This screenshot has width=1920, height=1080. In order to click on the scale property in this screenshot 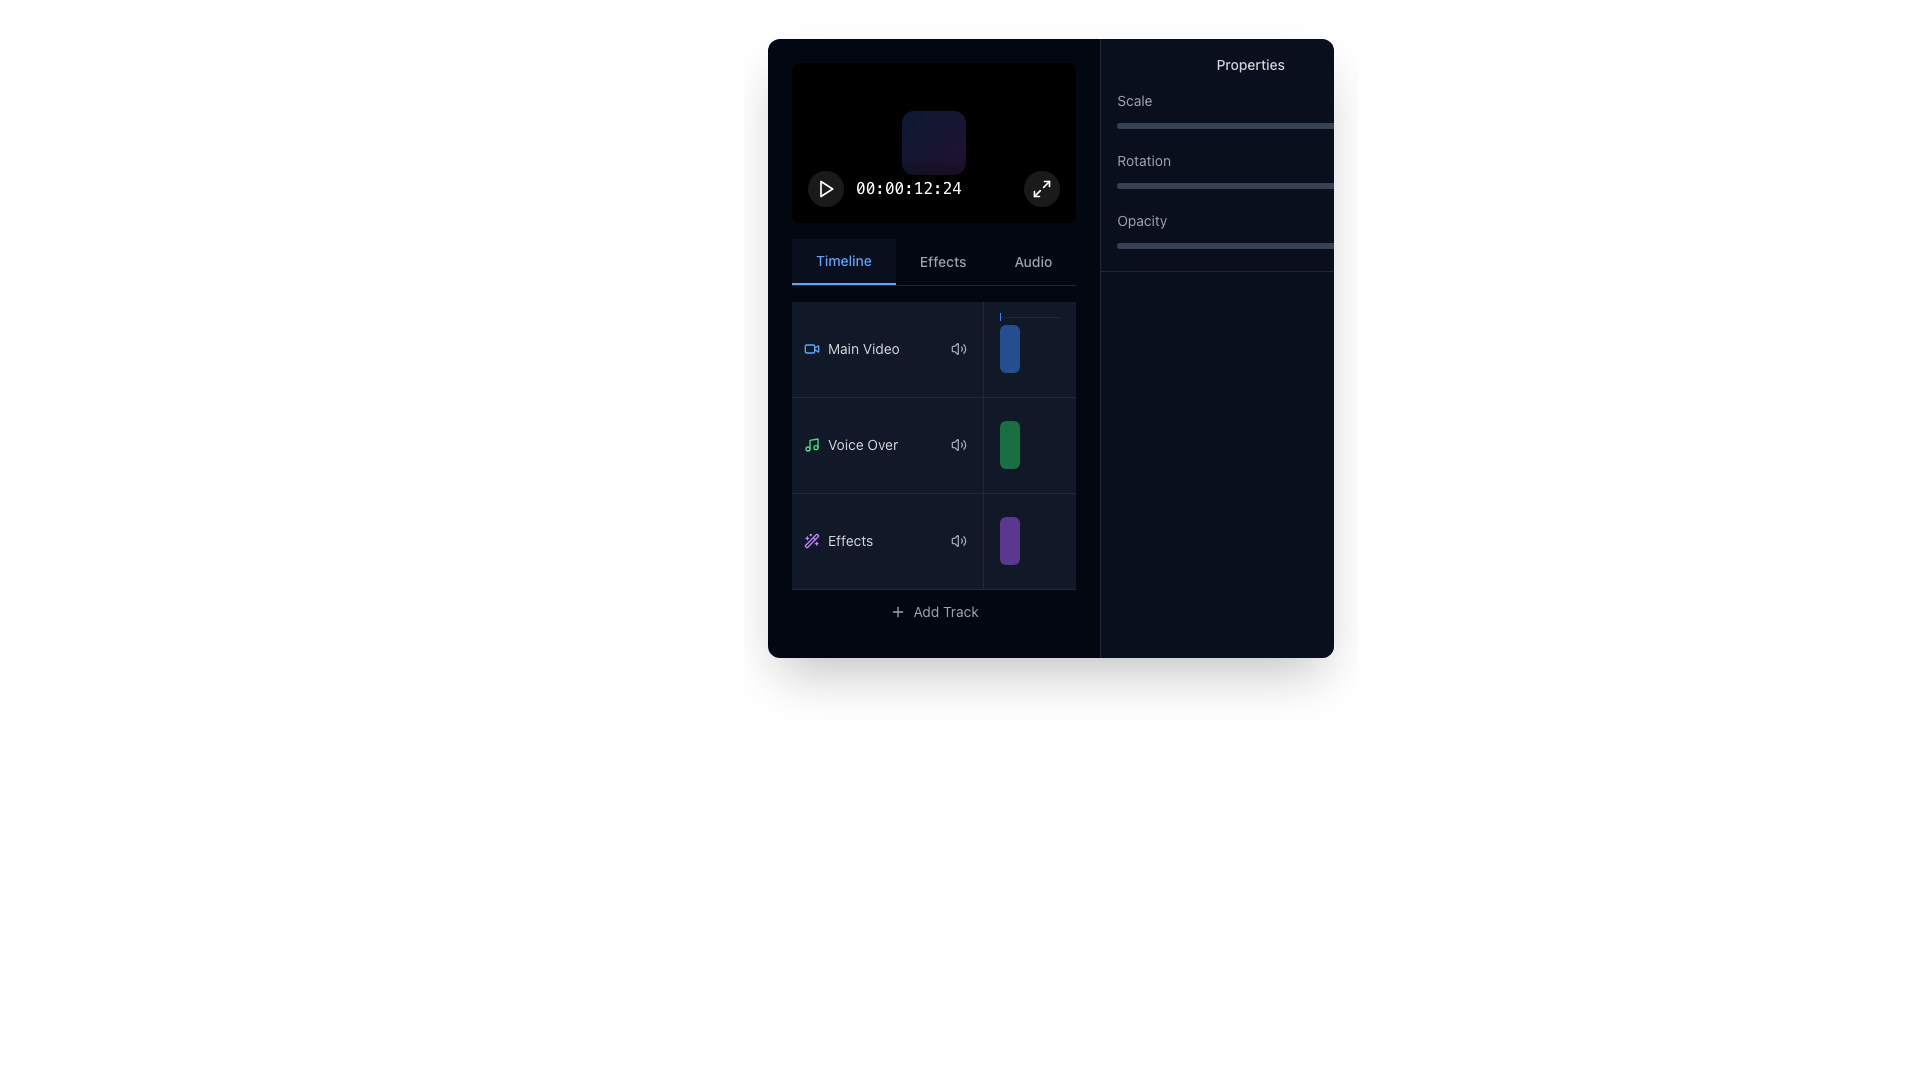, I will do `click(1317, 126)`.